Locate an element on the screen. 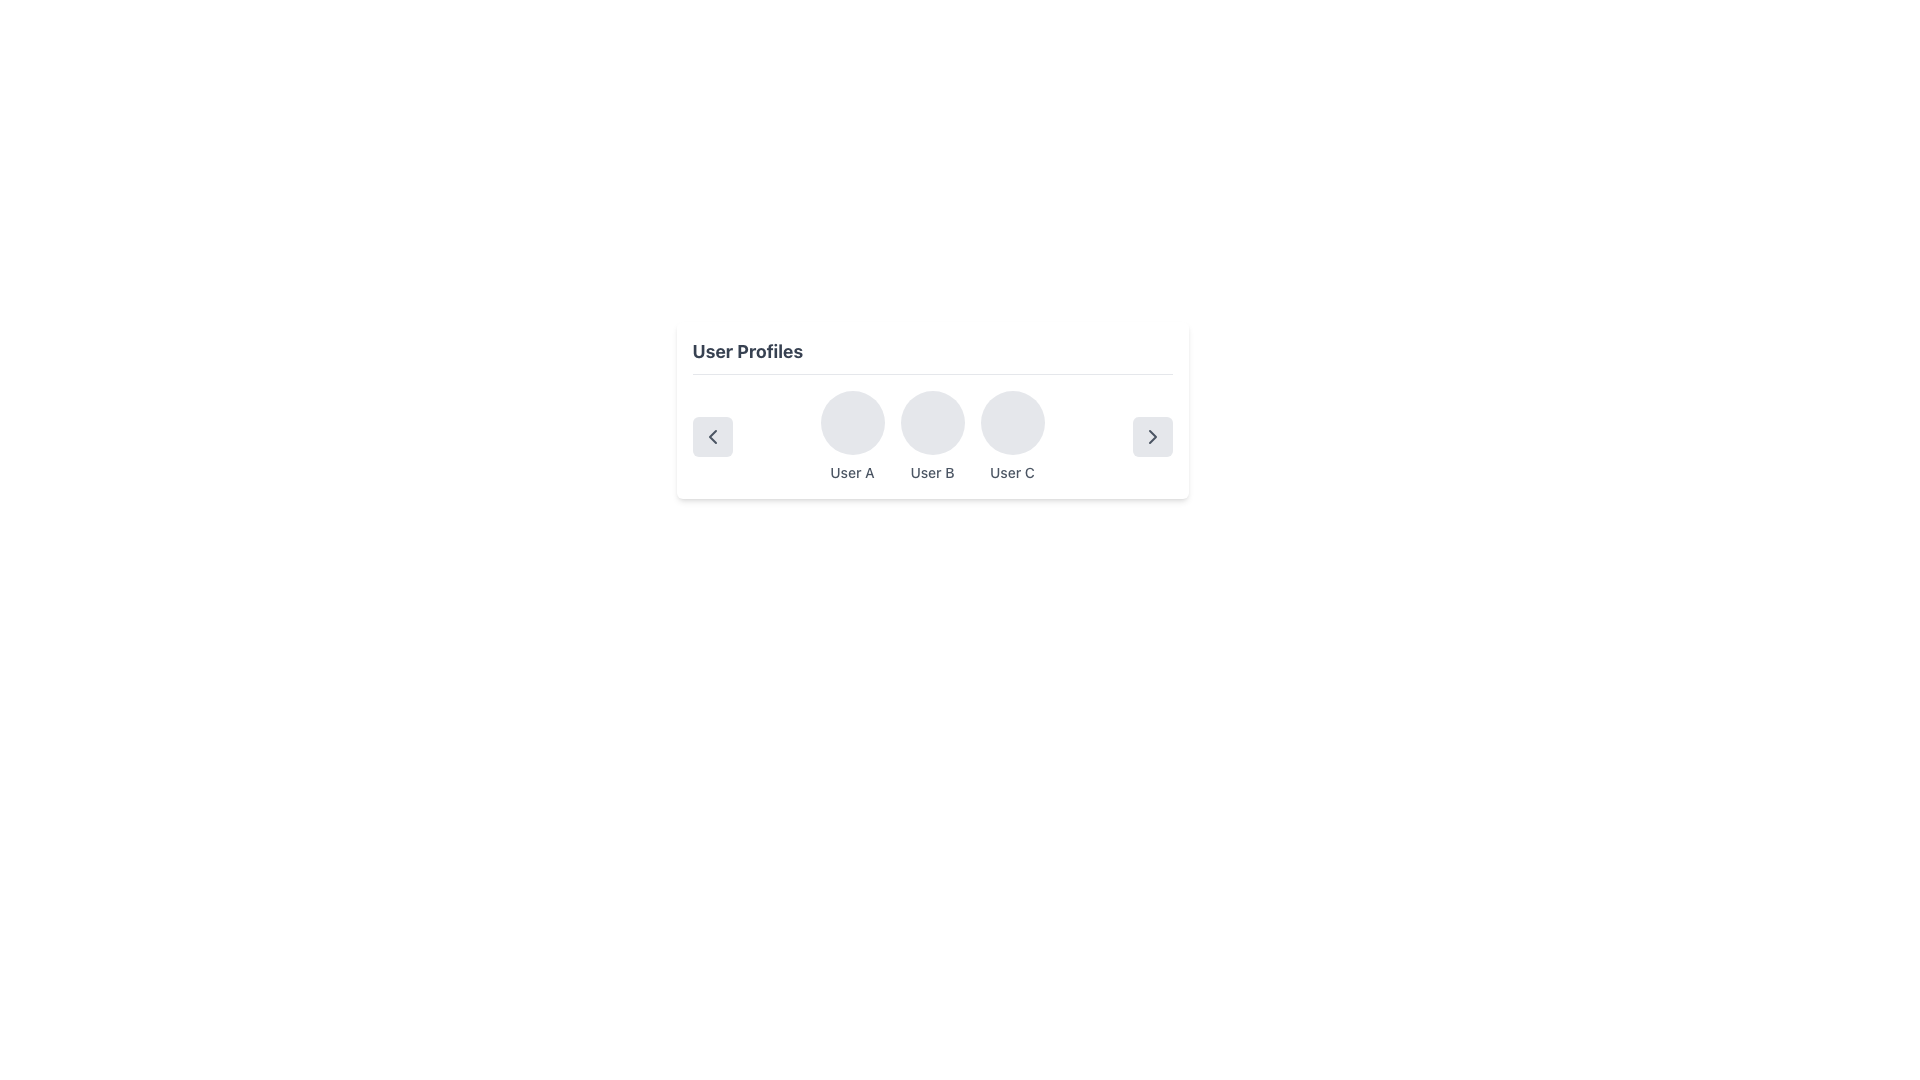 Image resolution: width=1920 pixels, height=1080 pixels. the text label that identifies the user associated with the circular profile picture located above it, positioned directly below the first circular profile picture in the user profile group is located at coordinates (852, 473).